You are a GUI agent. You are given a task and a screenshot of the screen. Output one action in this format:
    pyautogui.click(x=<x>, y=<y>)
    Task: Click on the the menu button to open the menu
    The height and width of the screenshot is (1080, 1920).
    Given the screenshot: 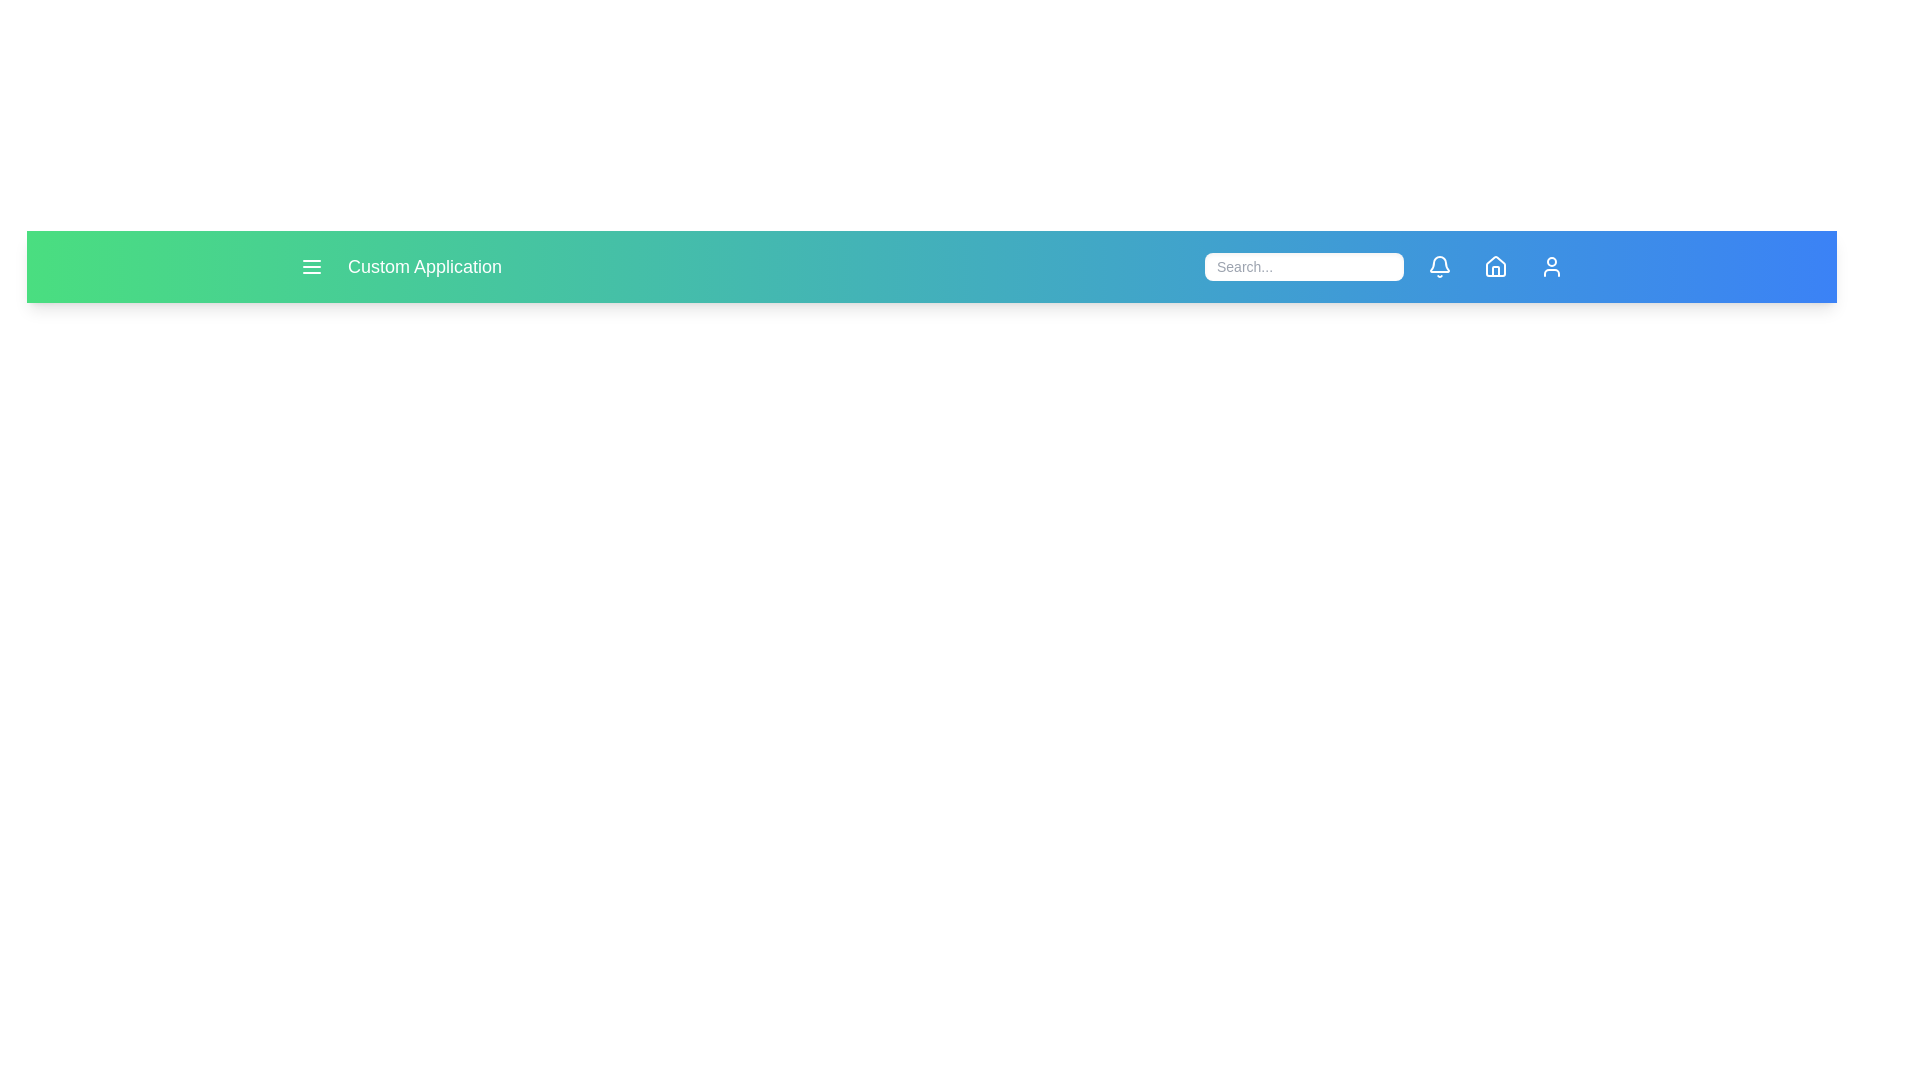 What is the action you would take?
    pyautogui.click(x=311, y=265)
    